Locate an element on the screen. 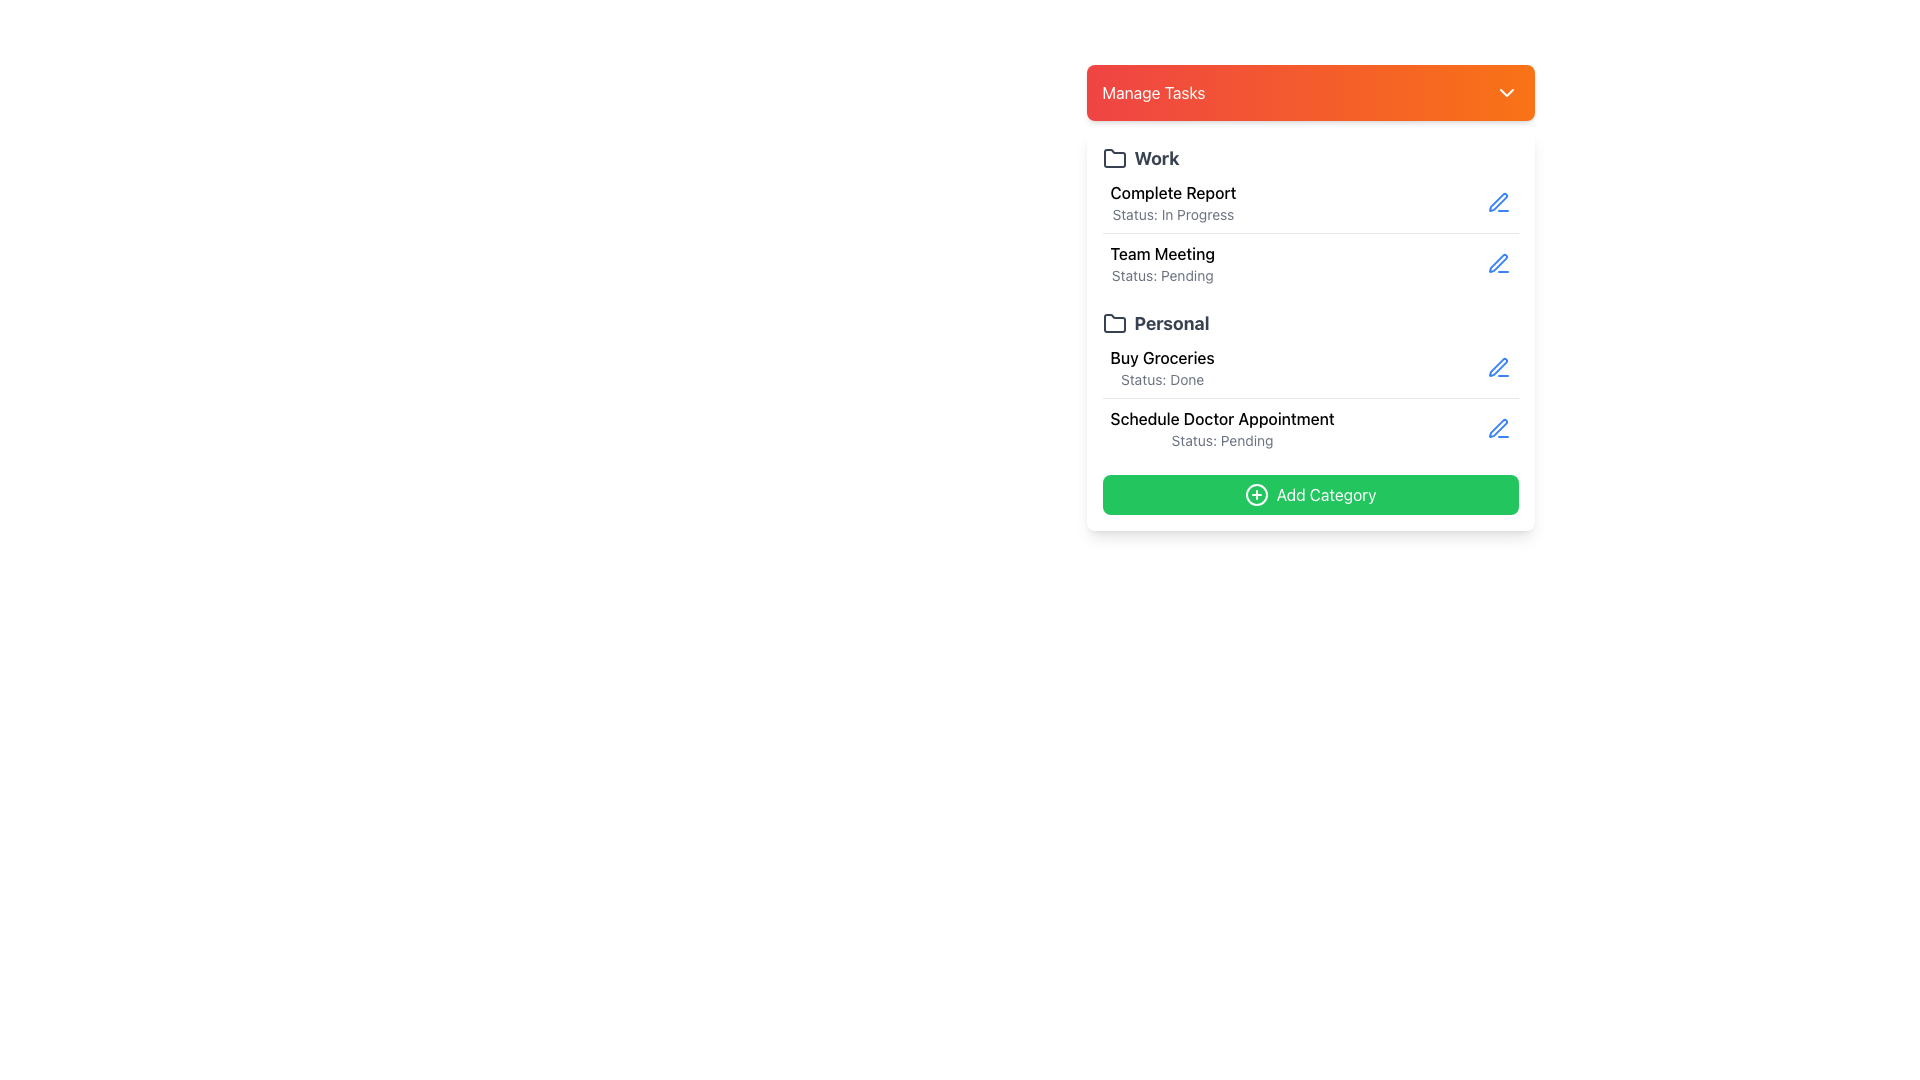 The height and width of the screenshot is (1080, 1920). the pen icon located to the right of the 'Complete Report' task description in the 'Work' section is located at coordinates (1497, 202).